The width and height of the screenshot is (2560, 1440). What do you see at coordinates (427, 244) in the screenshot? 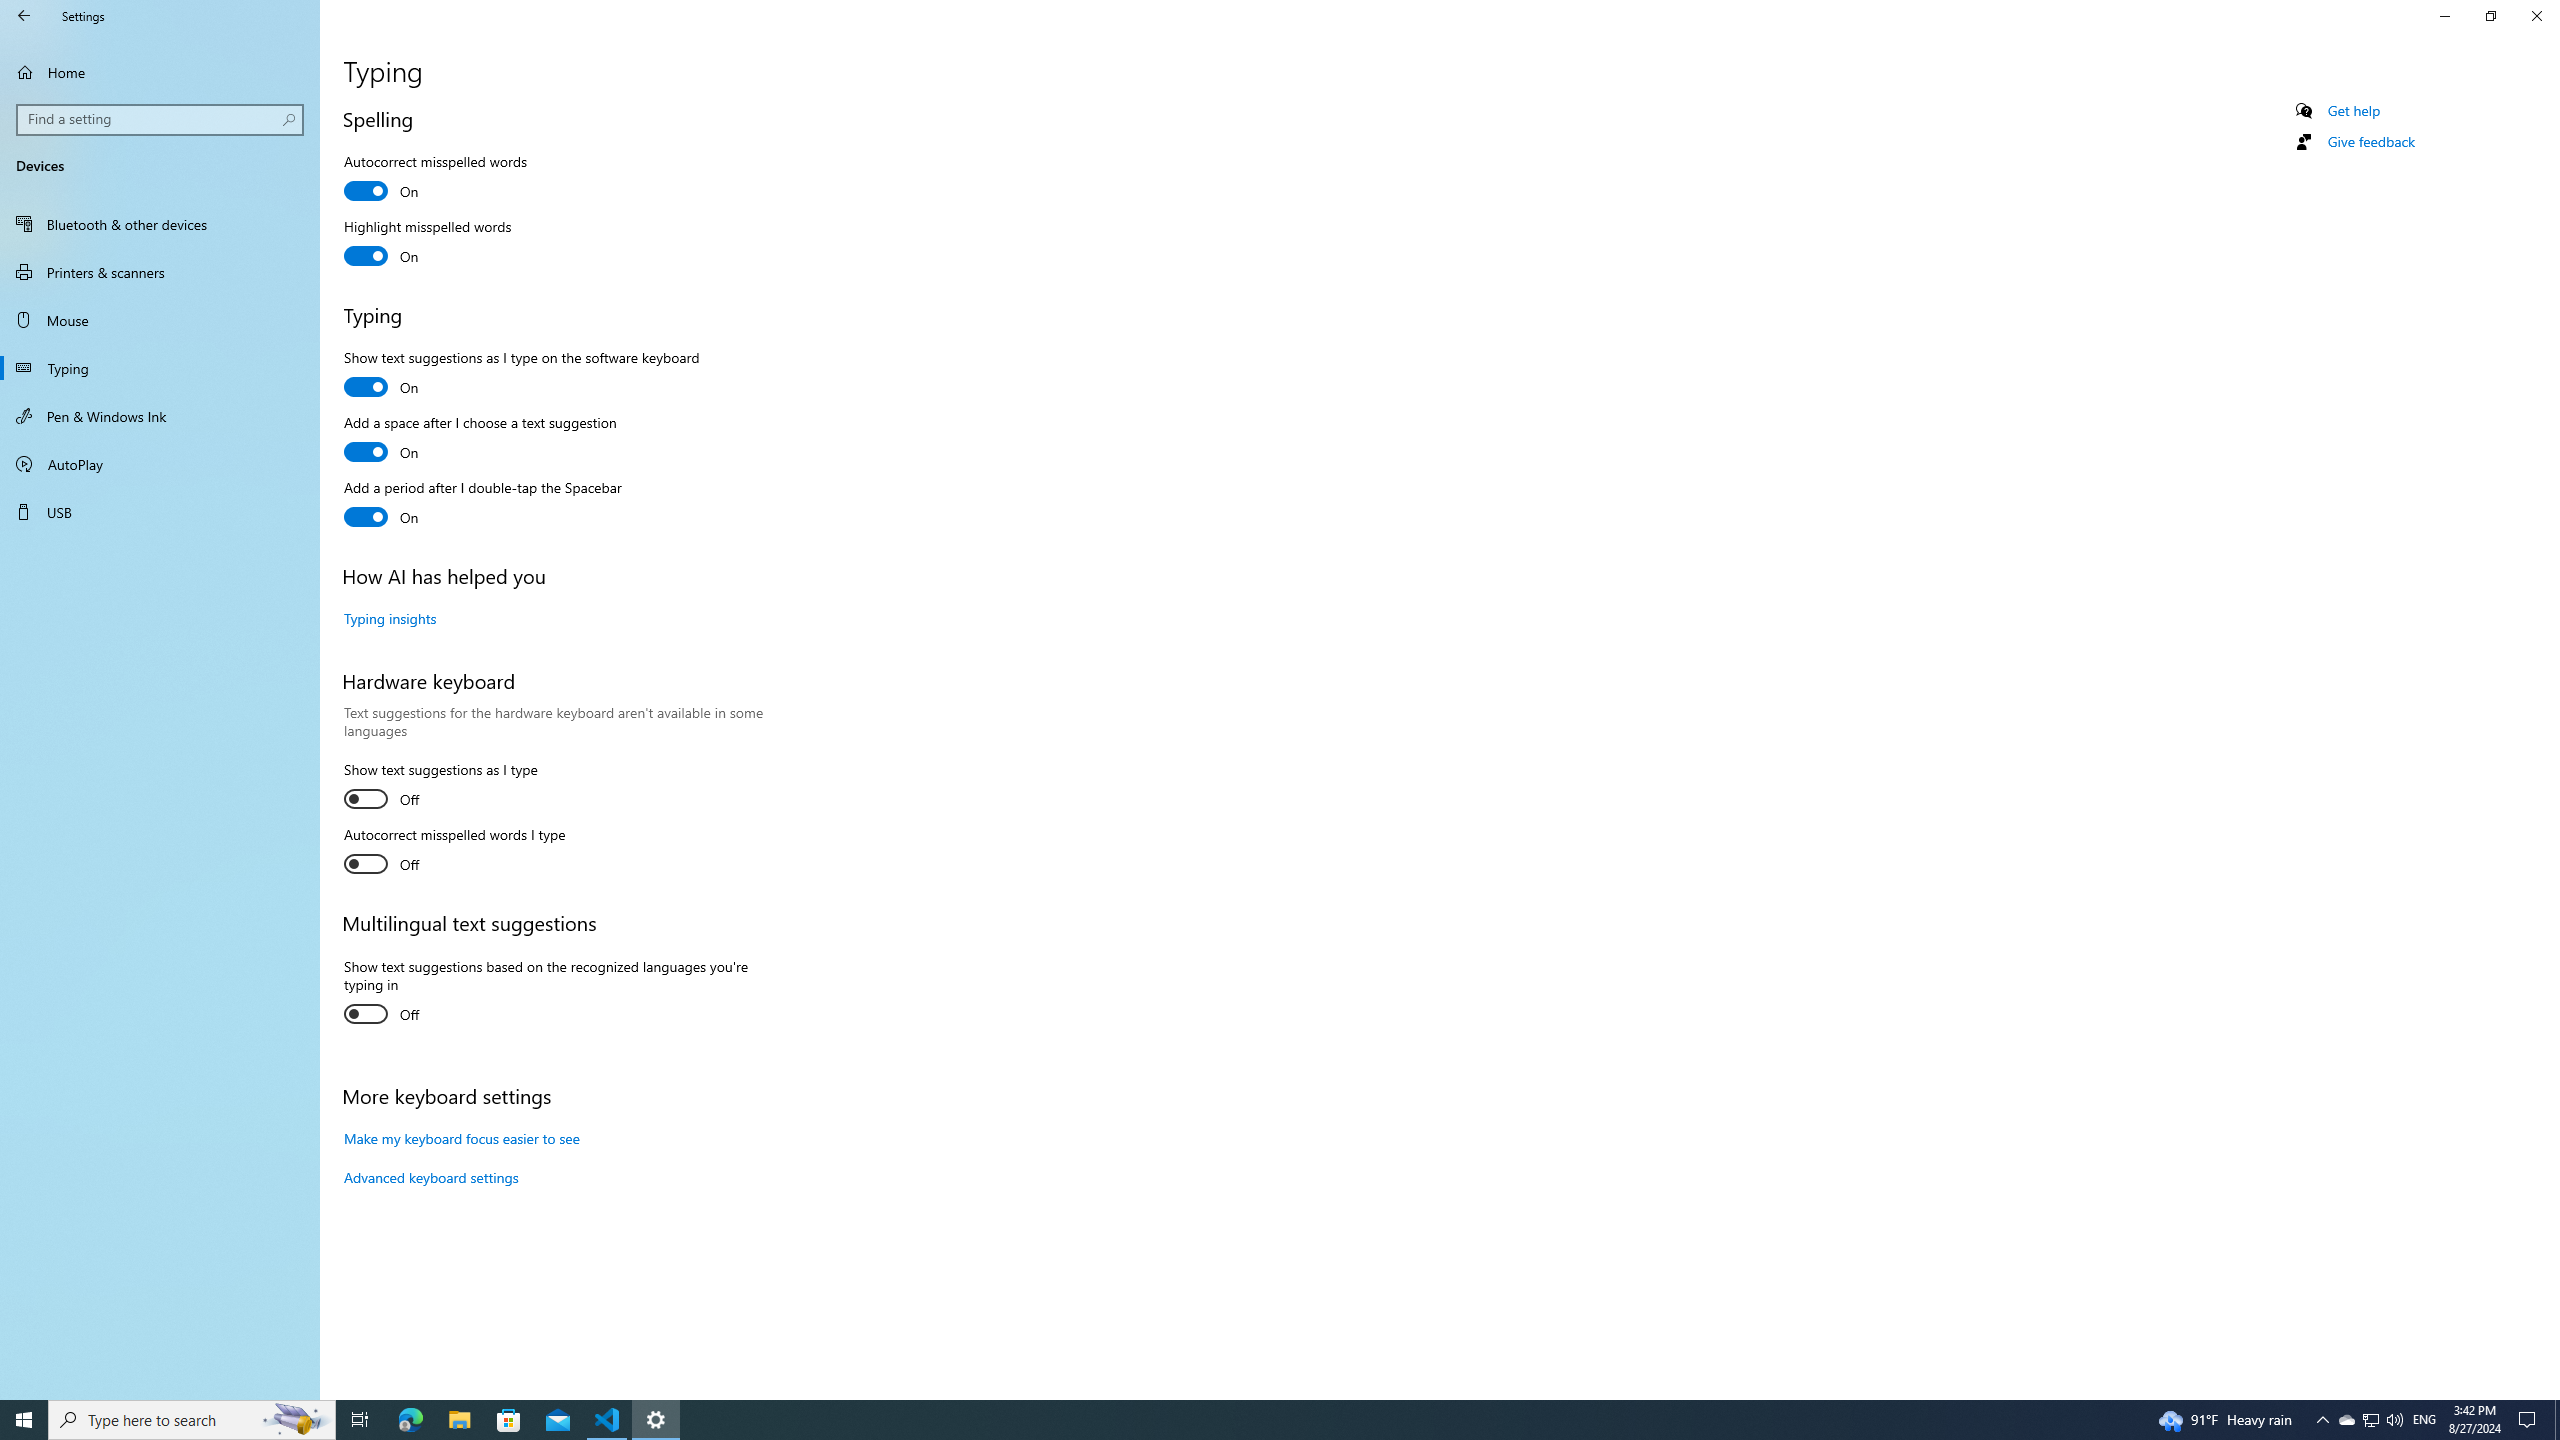
I see `'Highlight misspelled words'` at bounding box center [427, 244].